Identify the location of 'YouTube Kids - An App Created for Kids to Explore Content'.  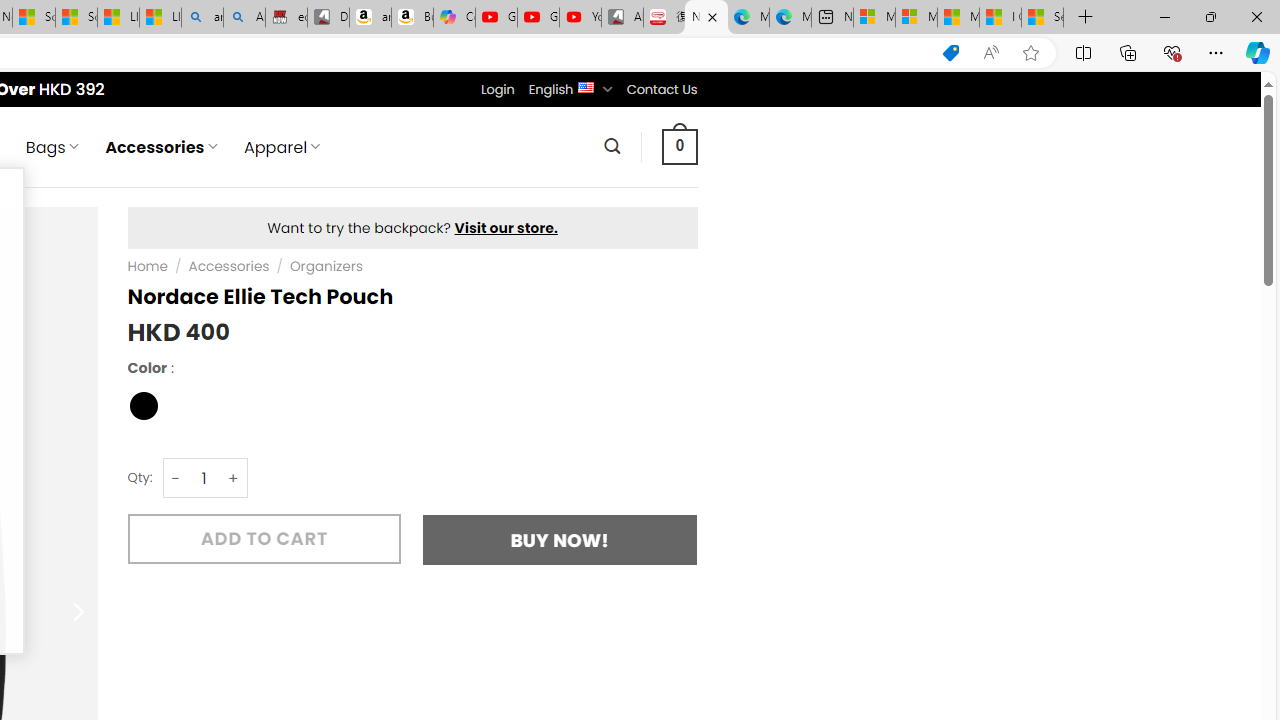
(579, 17).